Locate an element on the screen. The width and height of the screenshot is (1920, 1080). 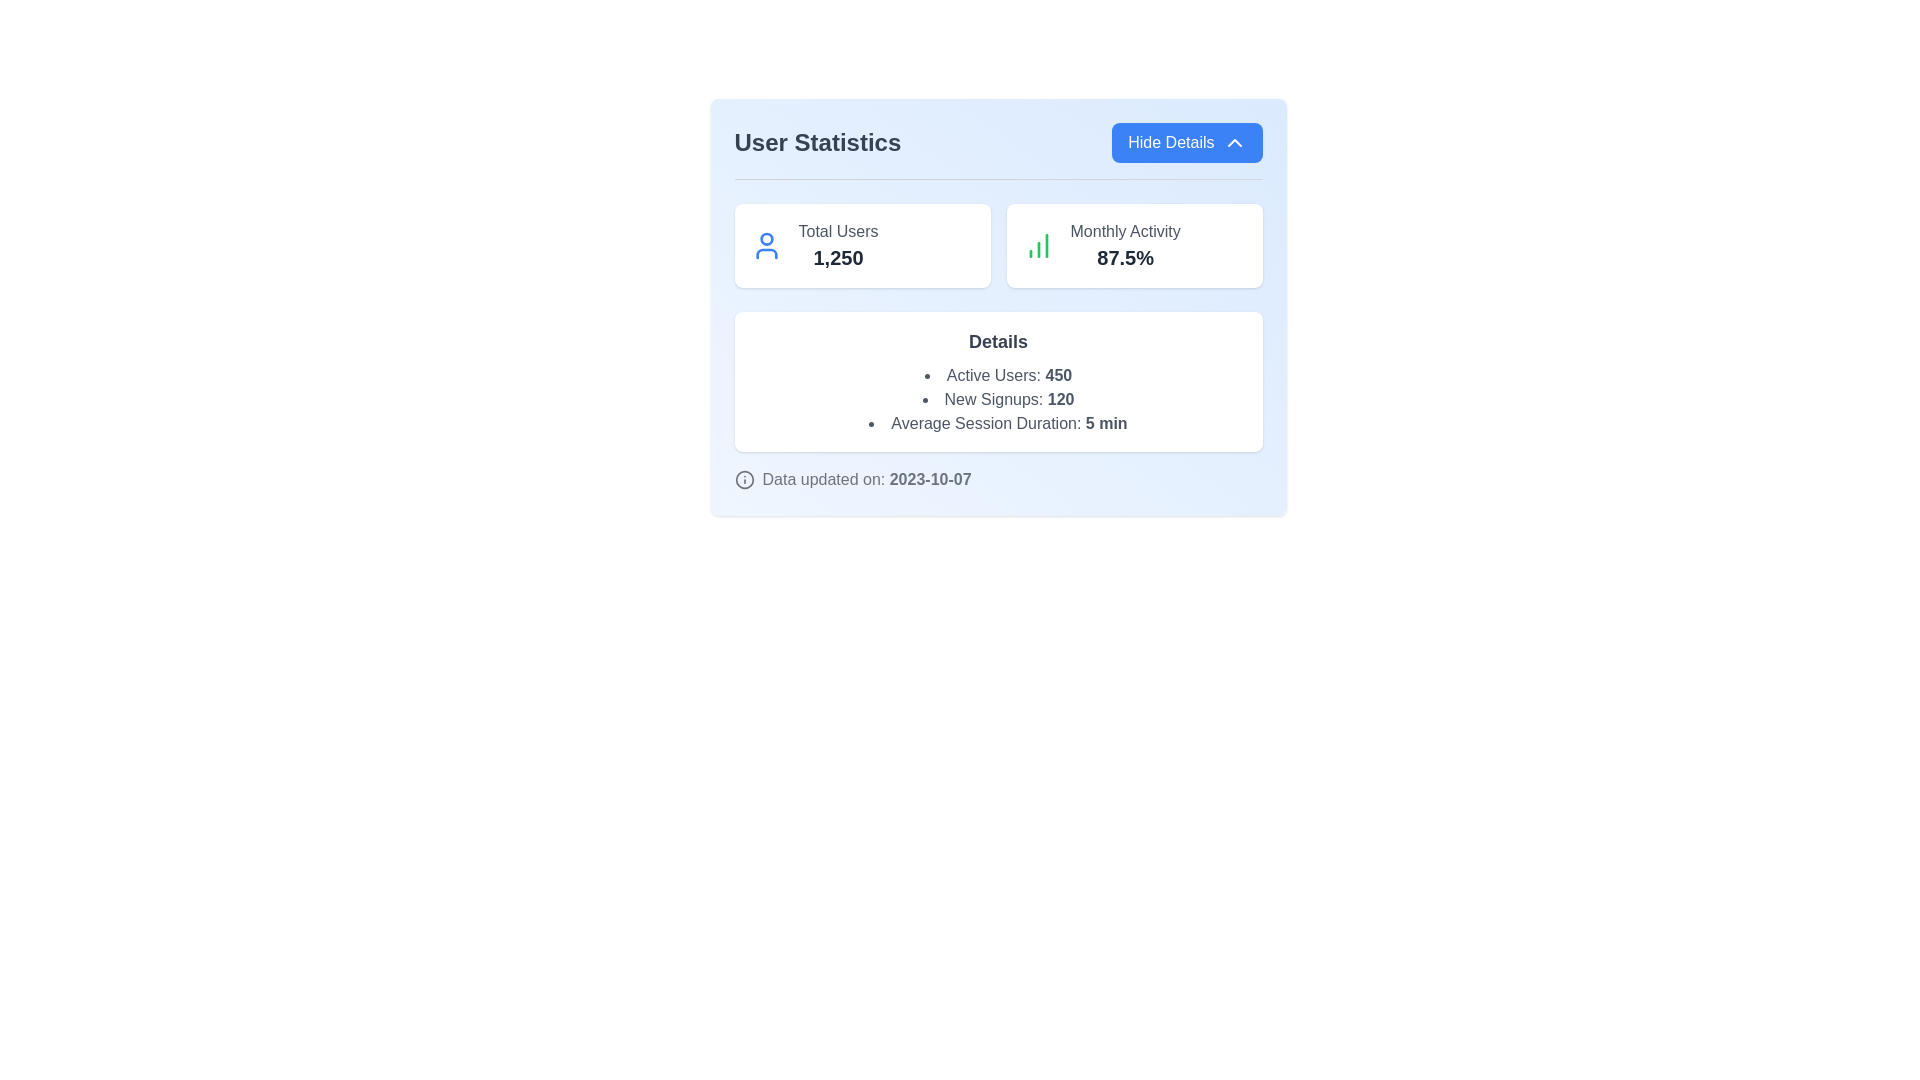
the bullet list text block containing active users, new signups, and average session duration, which is located in the 'Details' card below the 'User Statistics' section is located at coordinates (998, 400).